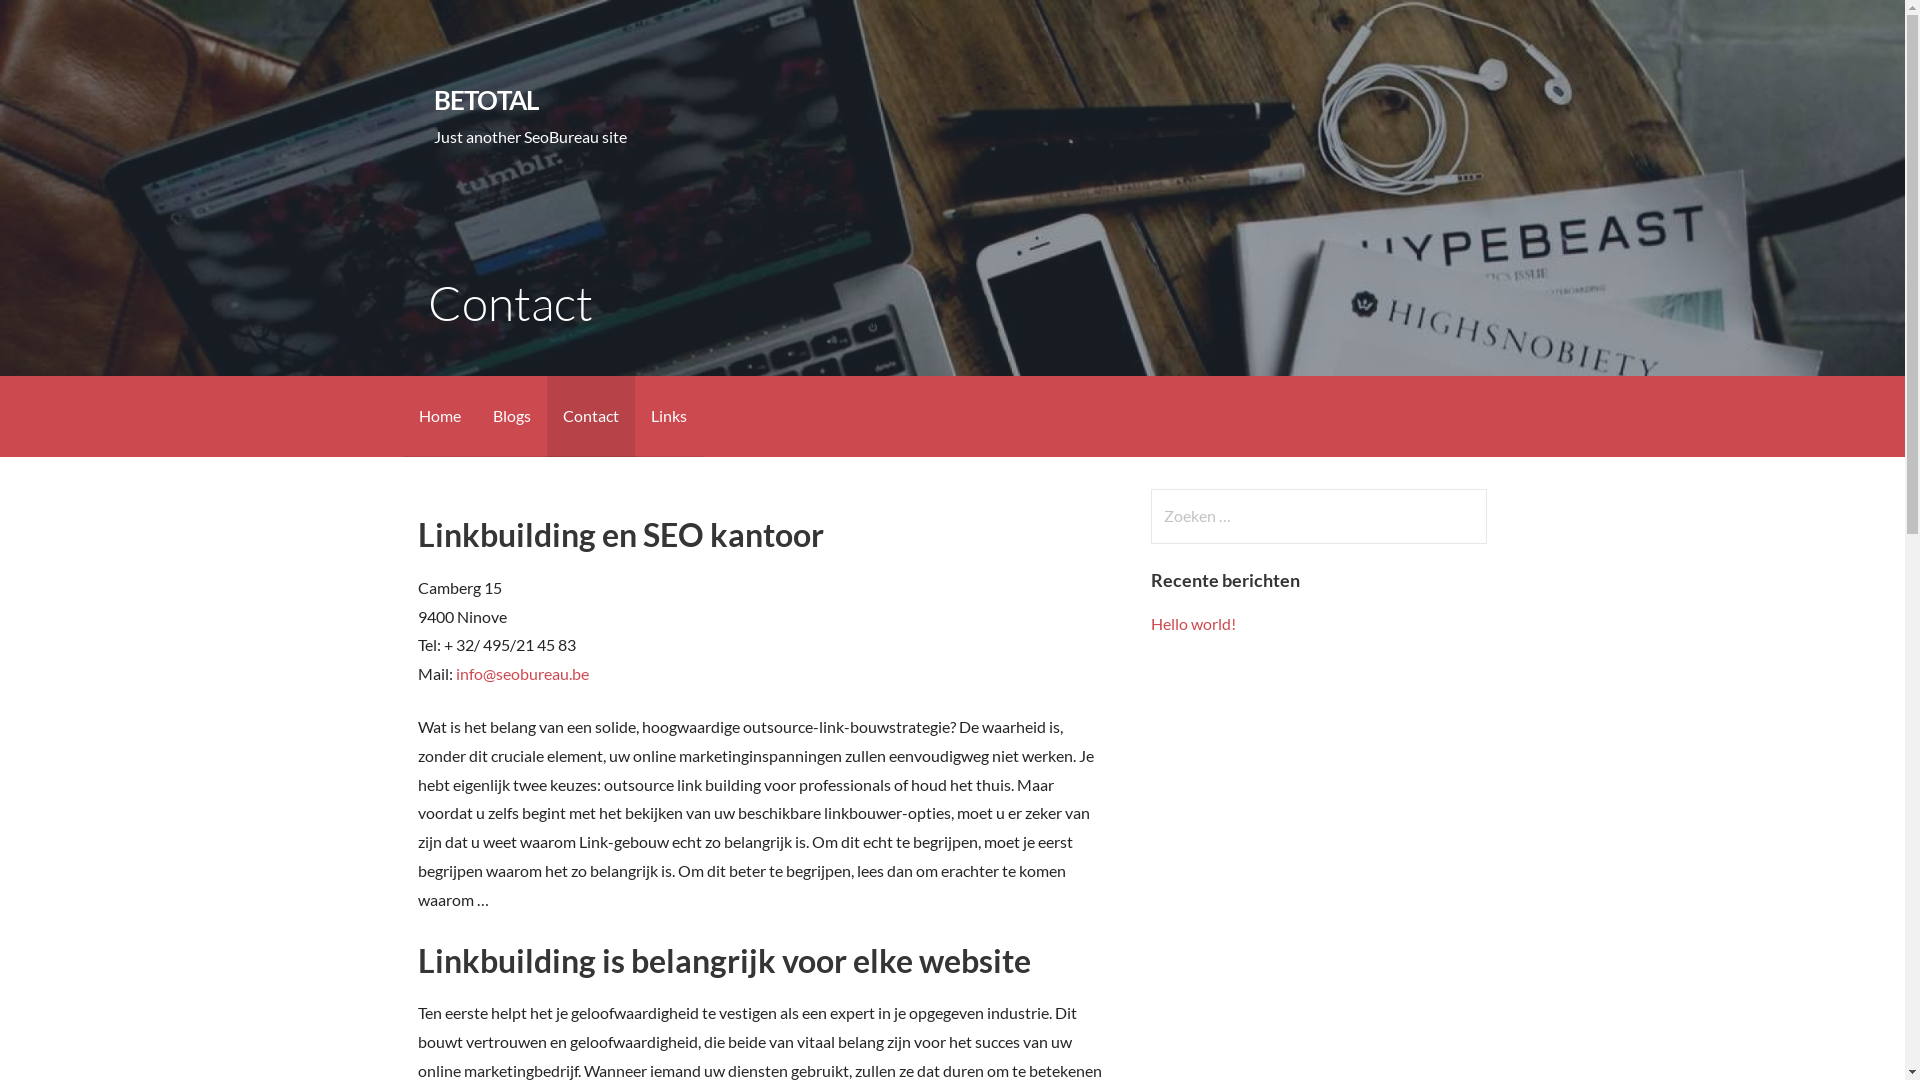  What do you see at coordinates (510, 415) in the screenshot?
I see `'Blogs'` at bounding box center [510, 415].